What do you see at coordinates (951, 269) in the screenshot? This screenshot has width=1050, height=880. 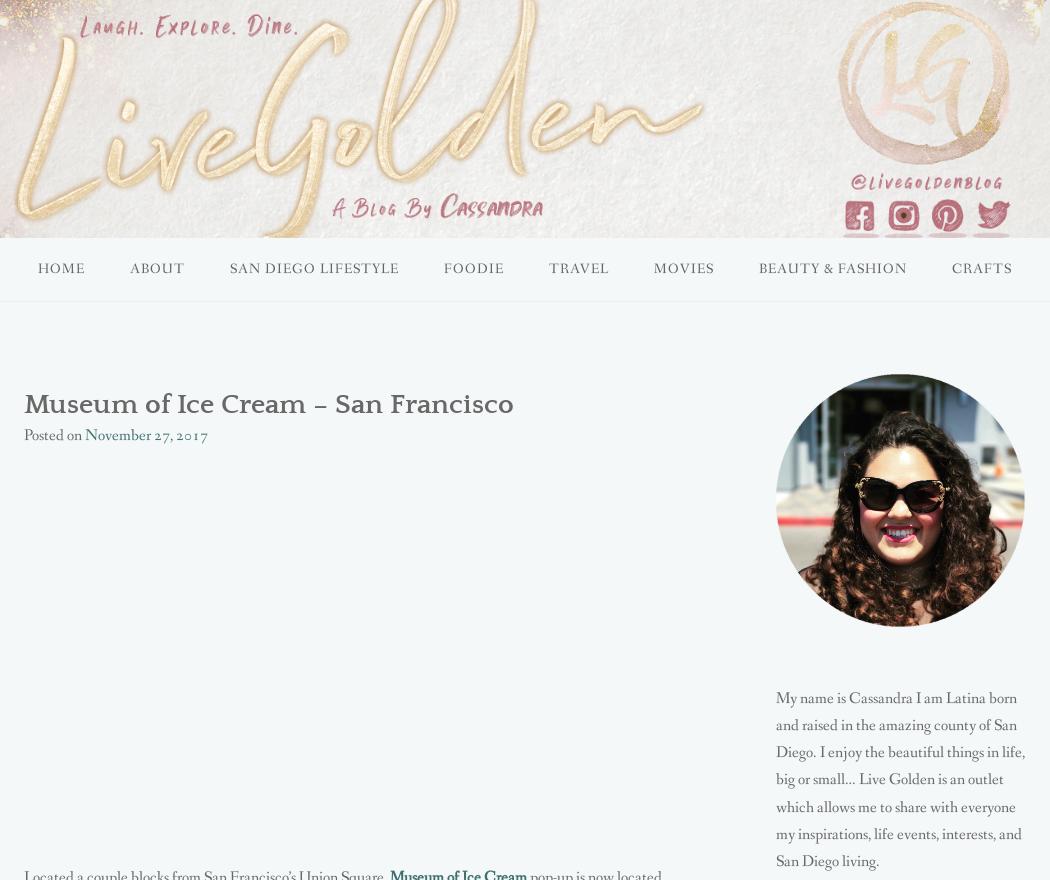 I see `'CRAFTS'` at bounding box center [951, 269].